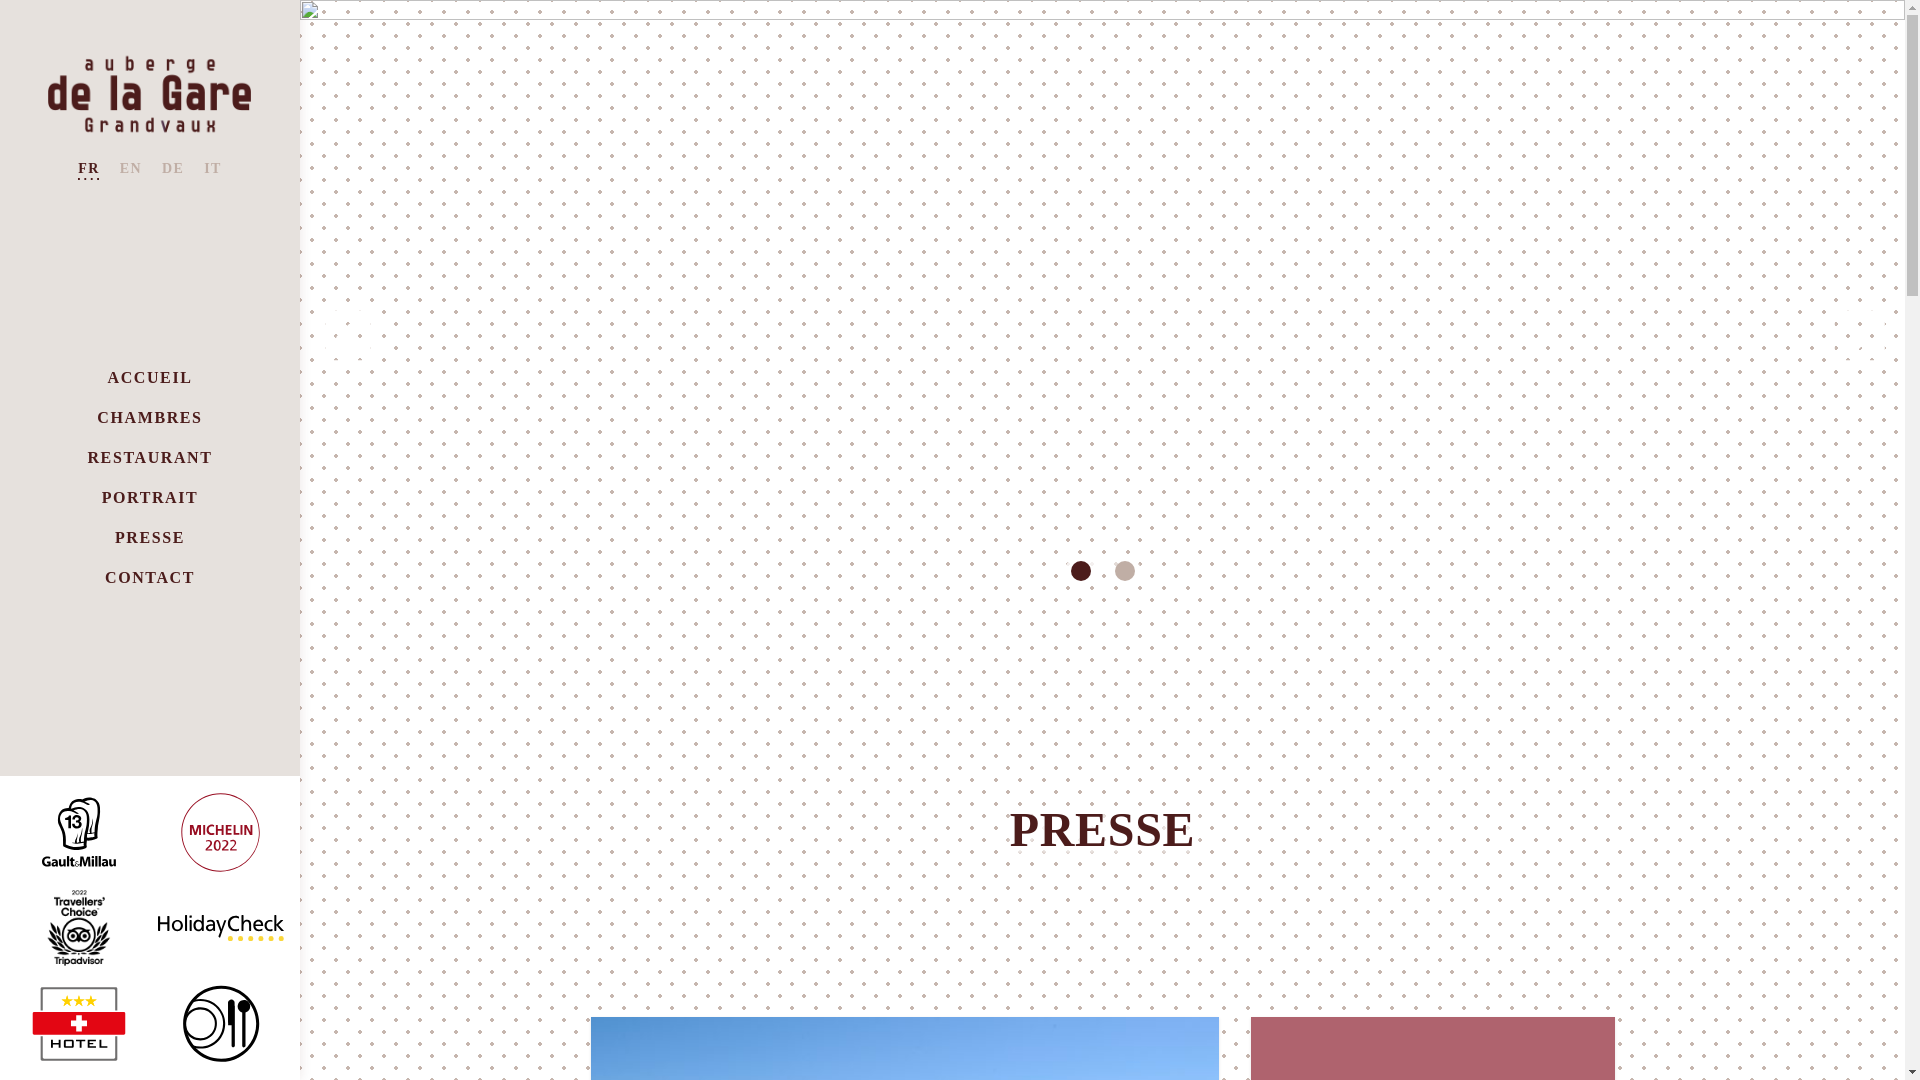  What do you see at coordinates (149, 497) in the screenshot?
I see `'PORTRAIT'` at bounding box center [149, 497].